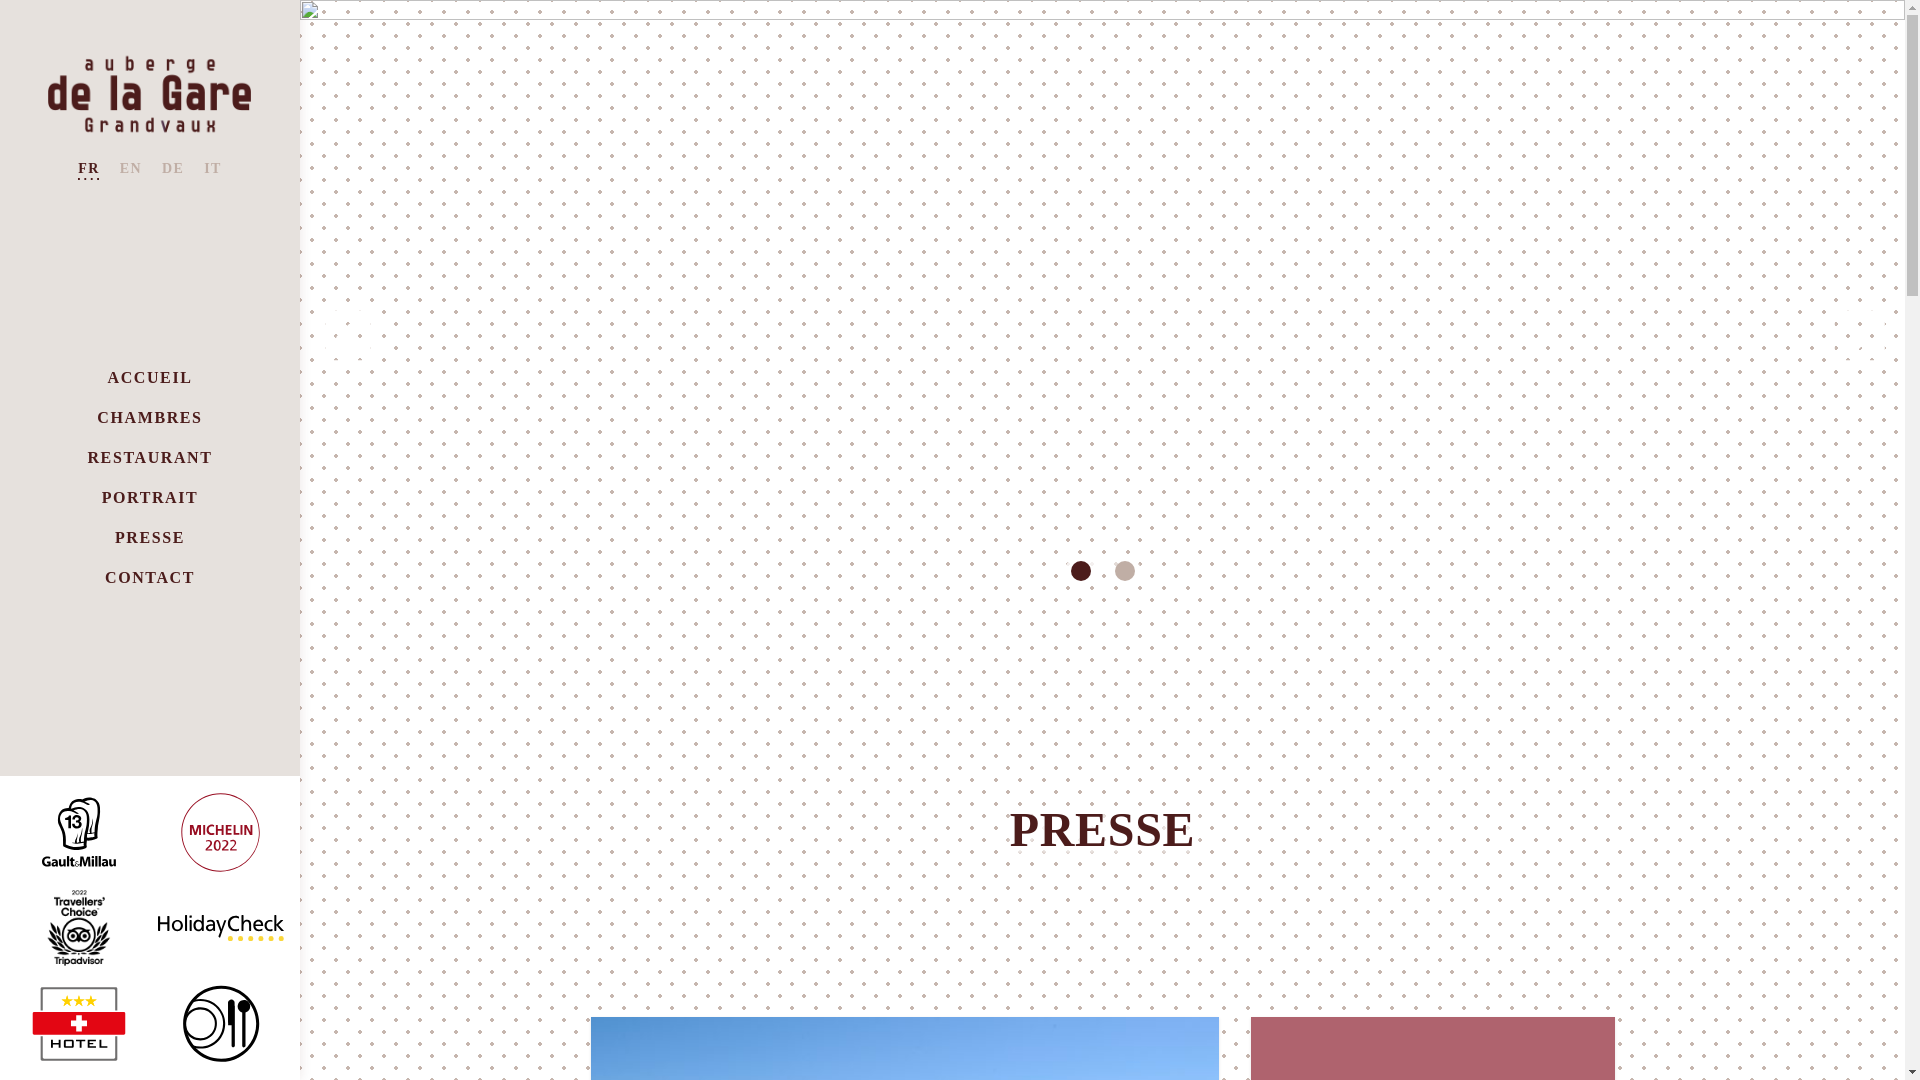  What do you see at coordinates (149, 497) in the screenshot?
I see `'PORTRAIT'` at bounding box center [149, 497].